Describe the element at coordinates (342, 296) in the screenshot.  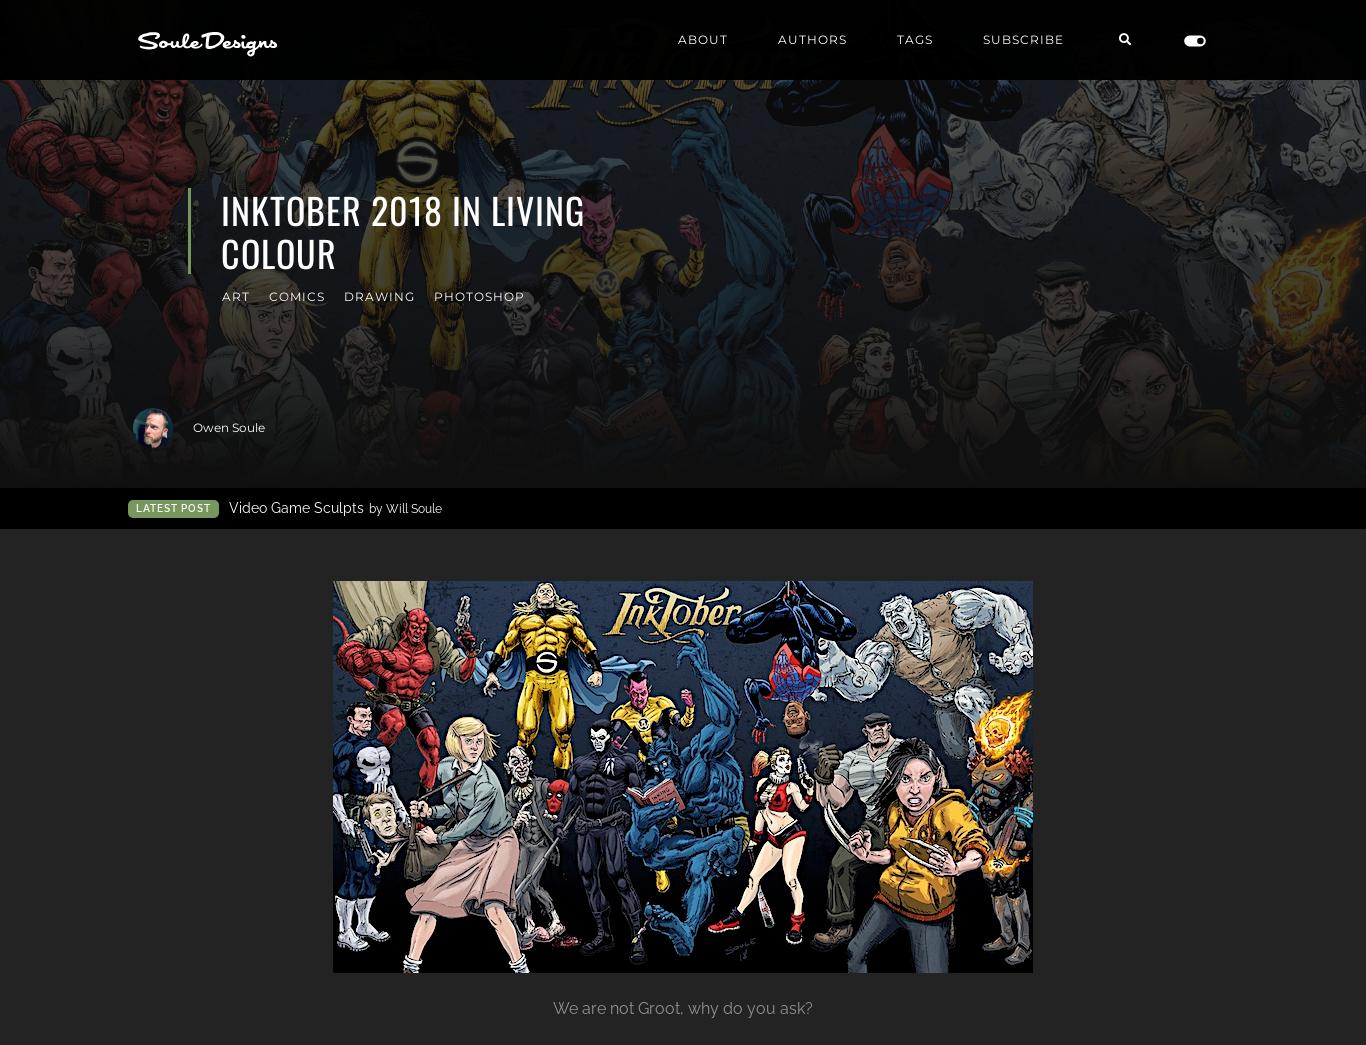
I see `'Drawing'` at that location.